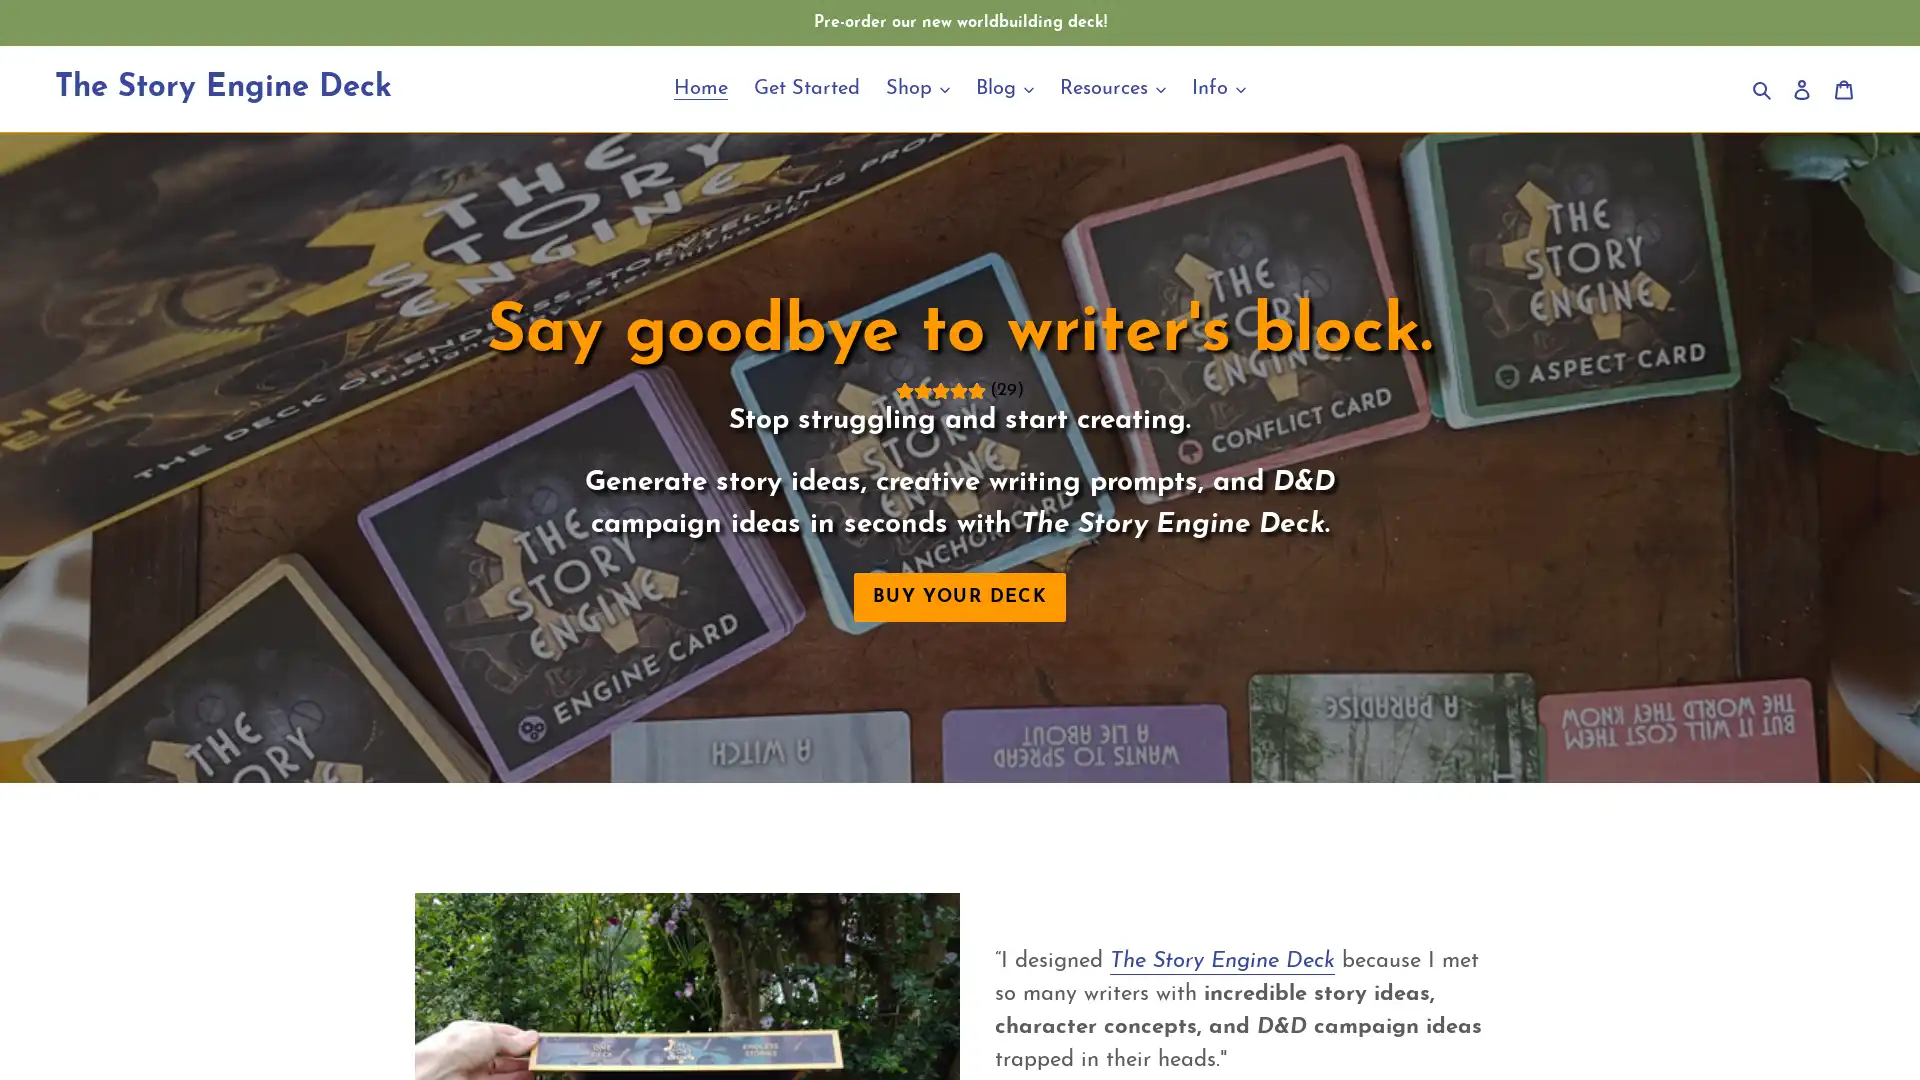  I want to click on Resources, so click(1112, 87).